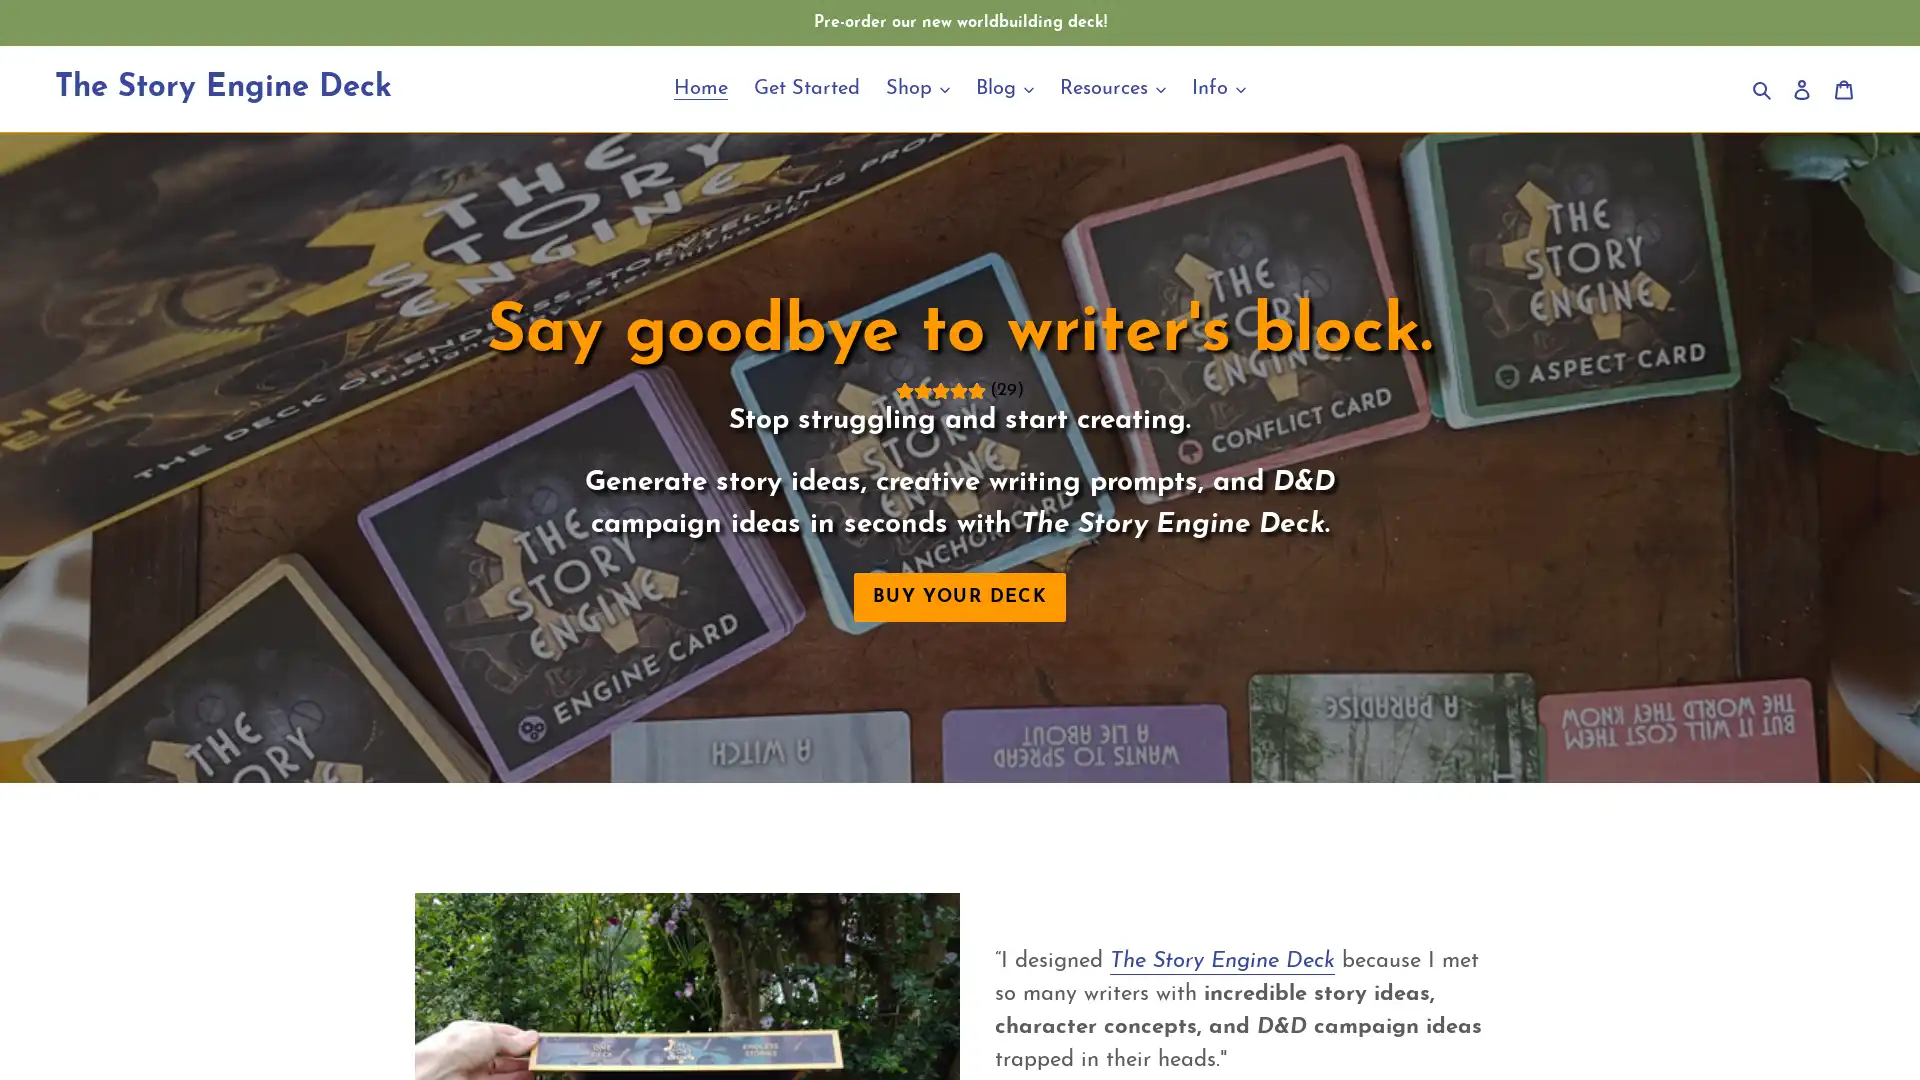  I want to click on Resources, so click(1112, 87).